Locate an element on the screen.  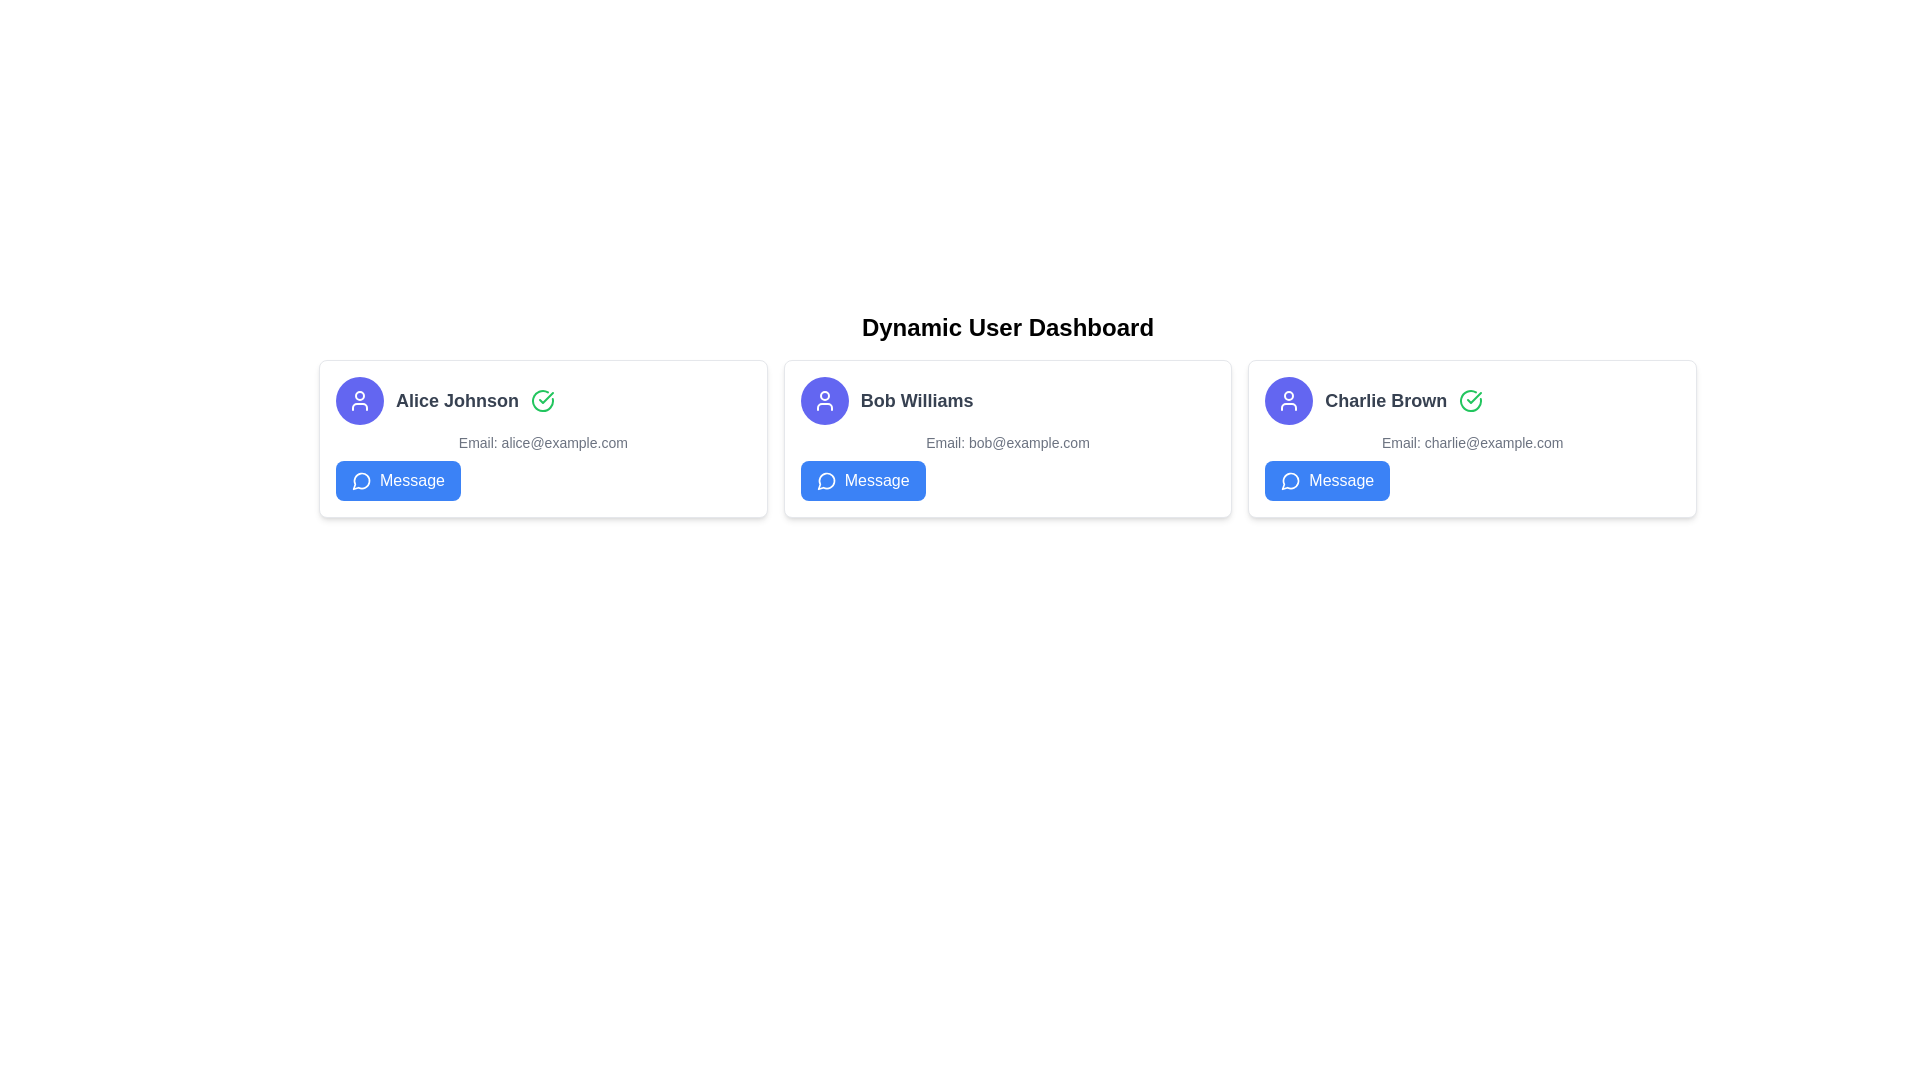
the speech bubble icon within the blue 'Message' button located at the bottom of Charlie Brown's profile card is located at coordinates (1291, 481).